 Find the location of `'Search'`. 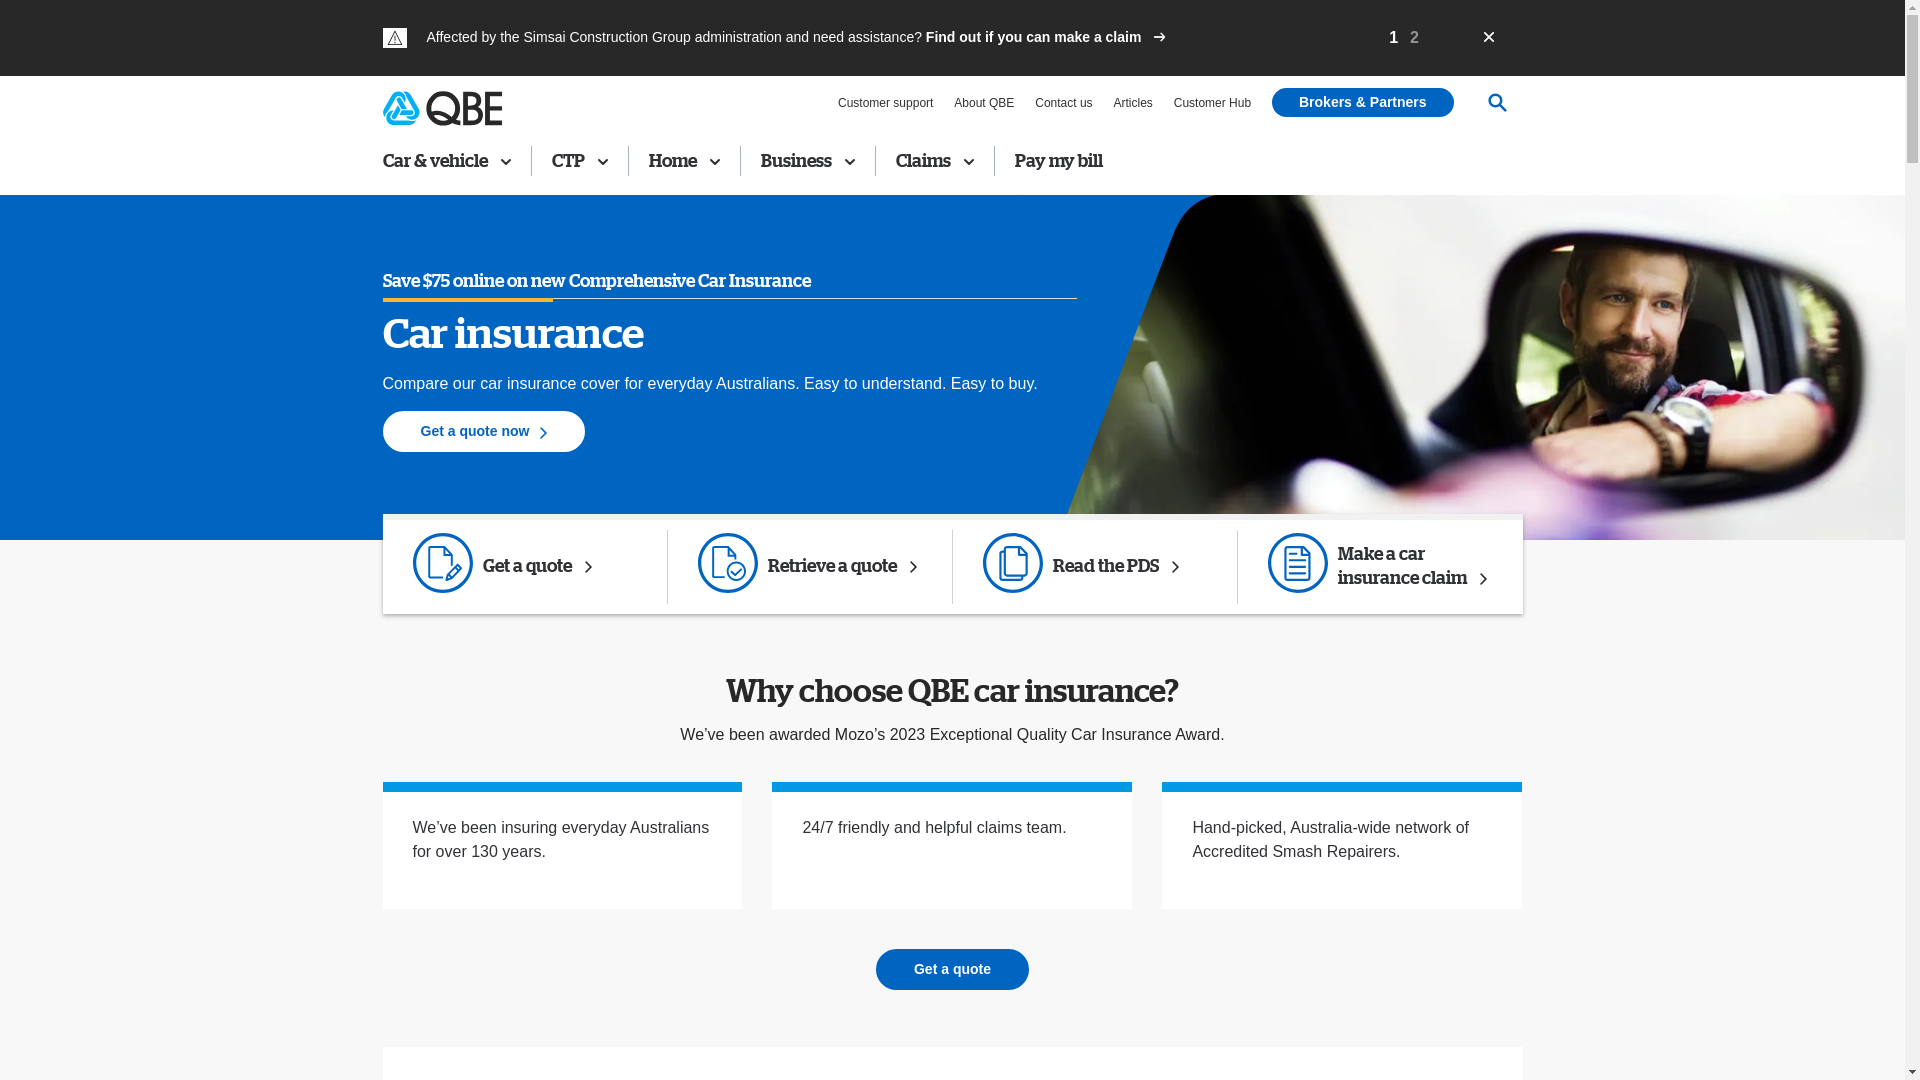

'Search' is located at coordinates (1497, 103).